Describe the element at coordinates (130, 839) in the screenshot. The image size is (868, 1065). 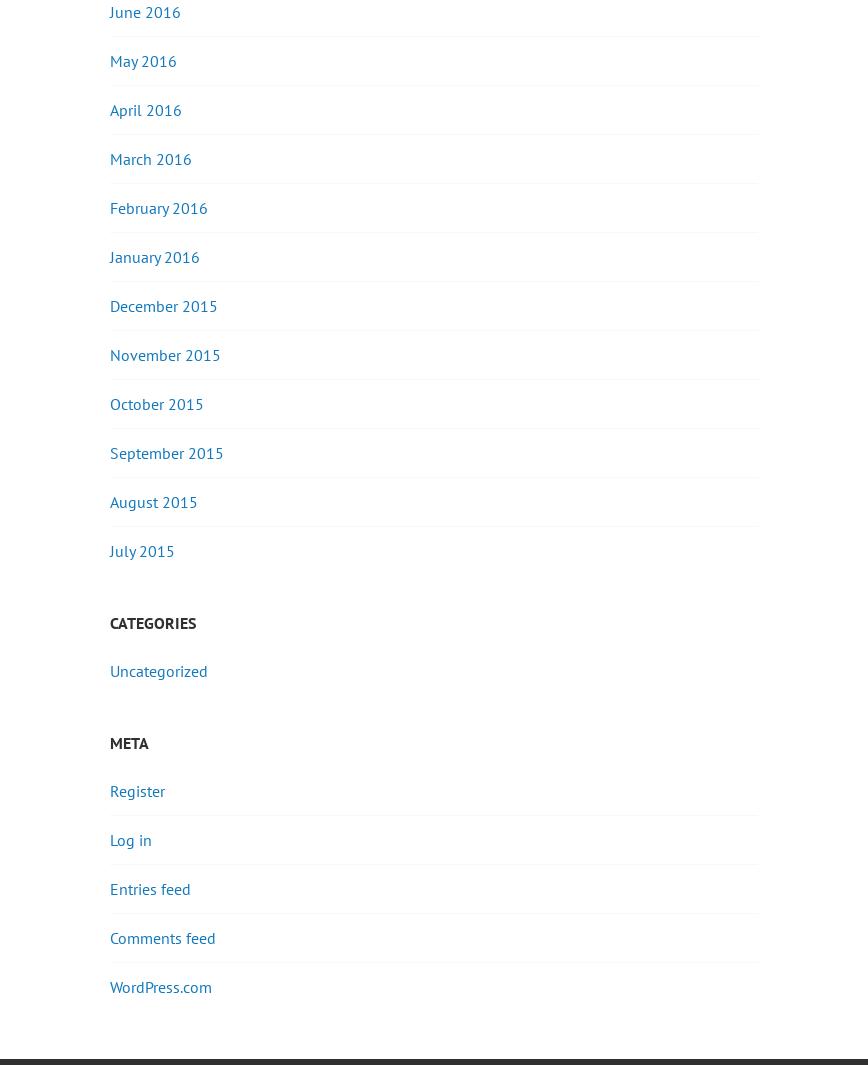
I see `'Log in'` at that location.